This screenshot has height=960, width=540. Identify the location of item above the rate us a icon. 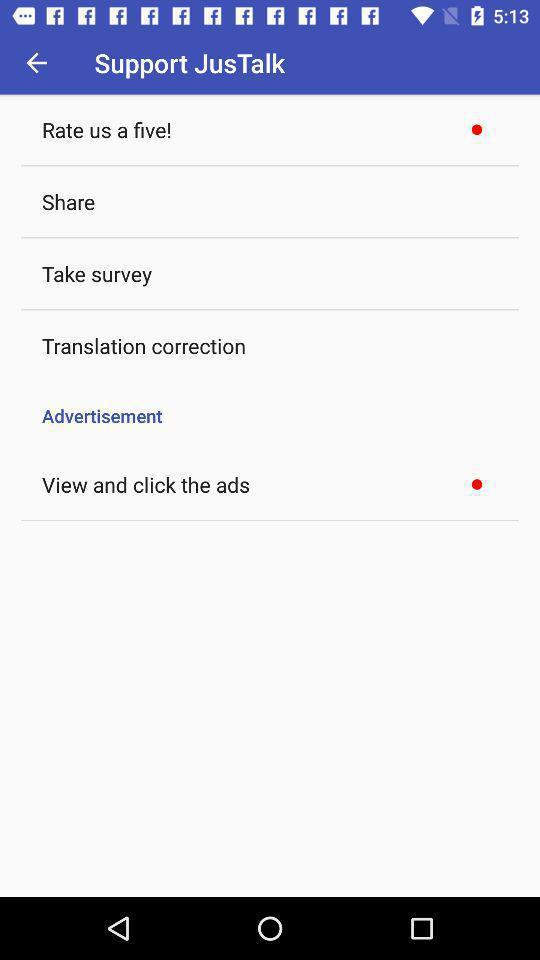
(36, 62).